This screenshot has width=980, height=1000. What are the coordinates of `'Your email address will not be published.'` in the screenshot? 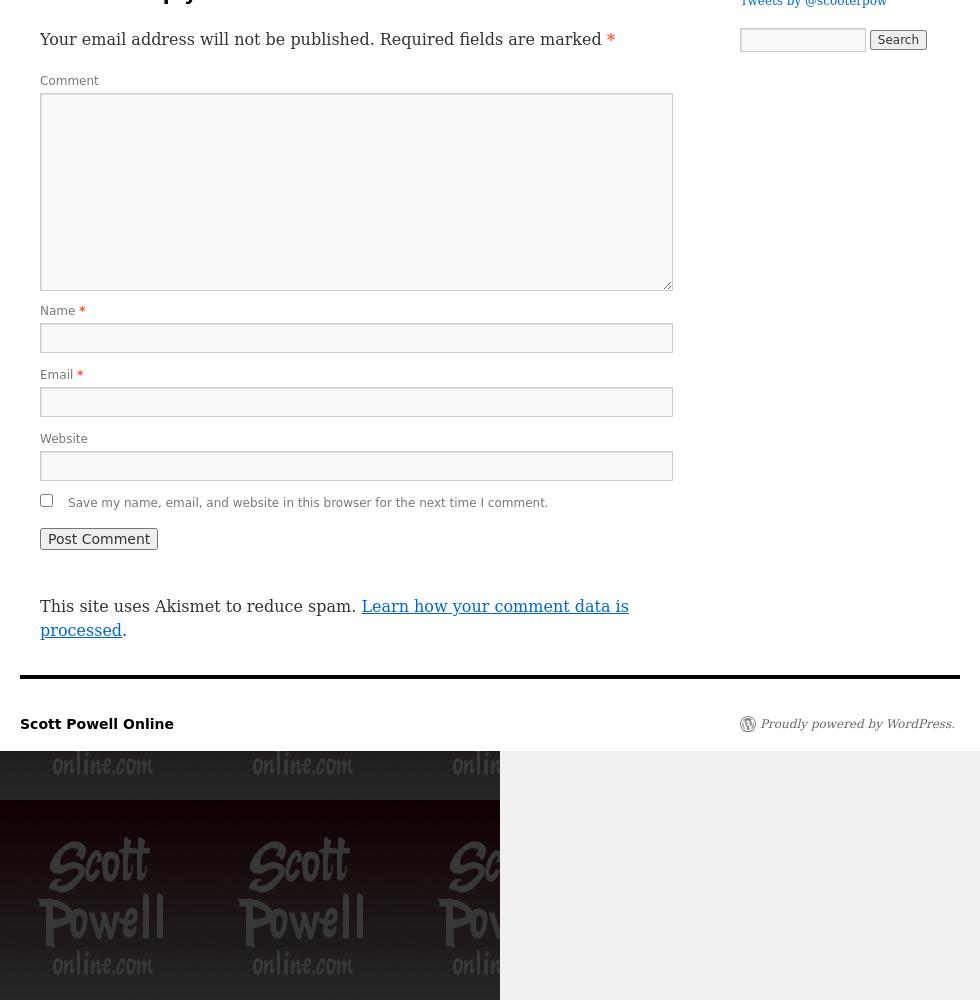 It's located at (206, 39).